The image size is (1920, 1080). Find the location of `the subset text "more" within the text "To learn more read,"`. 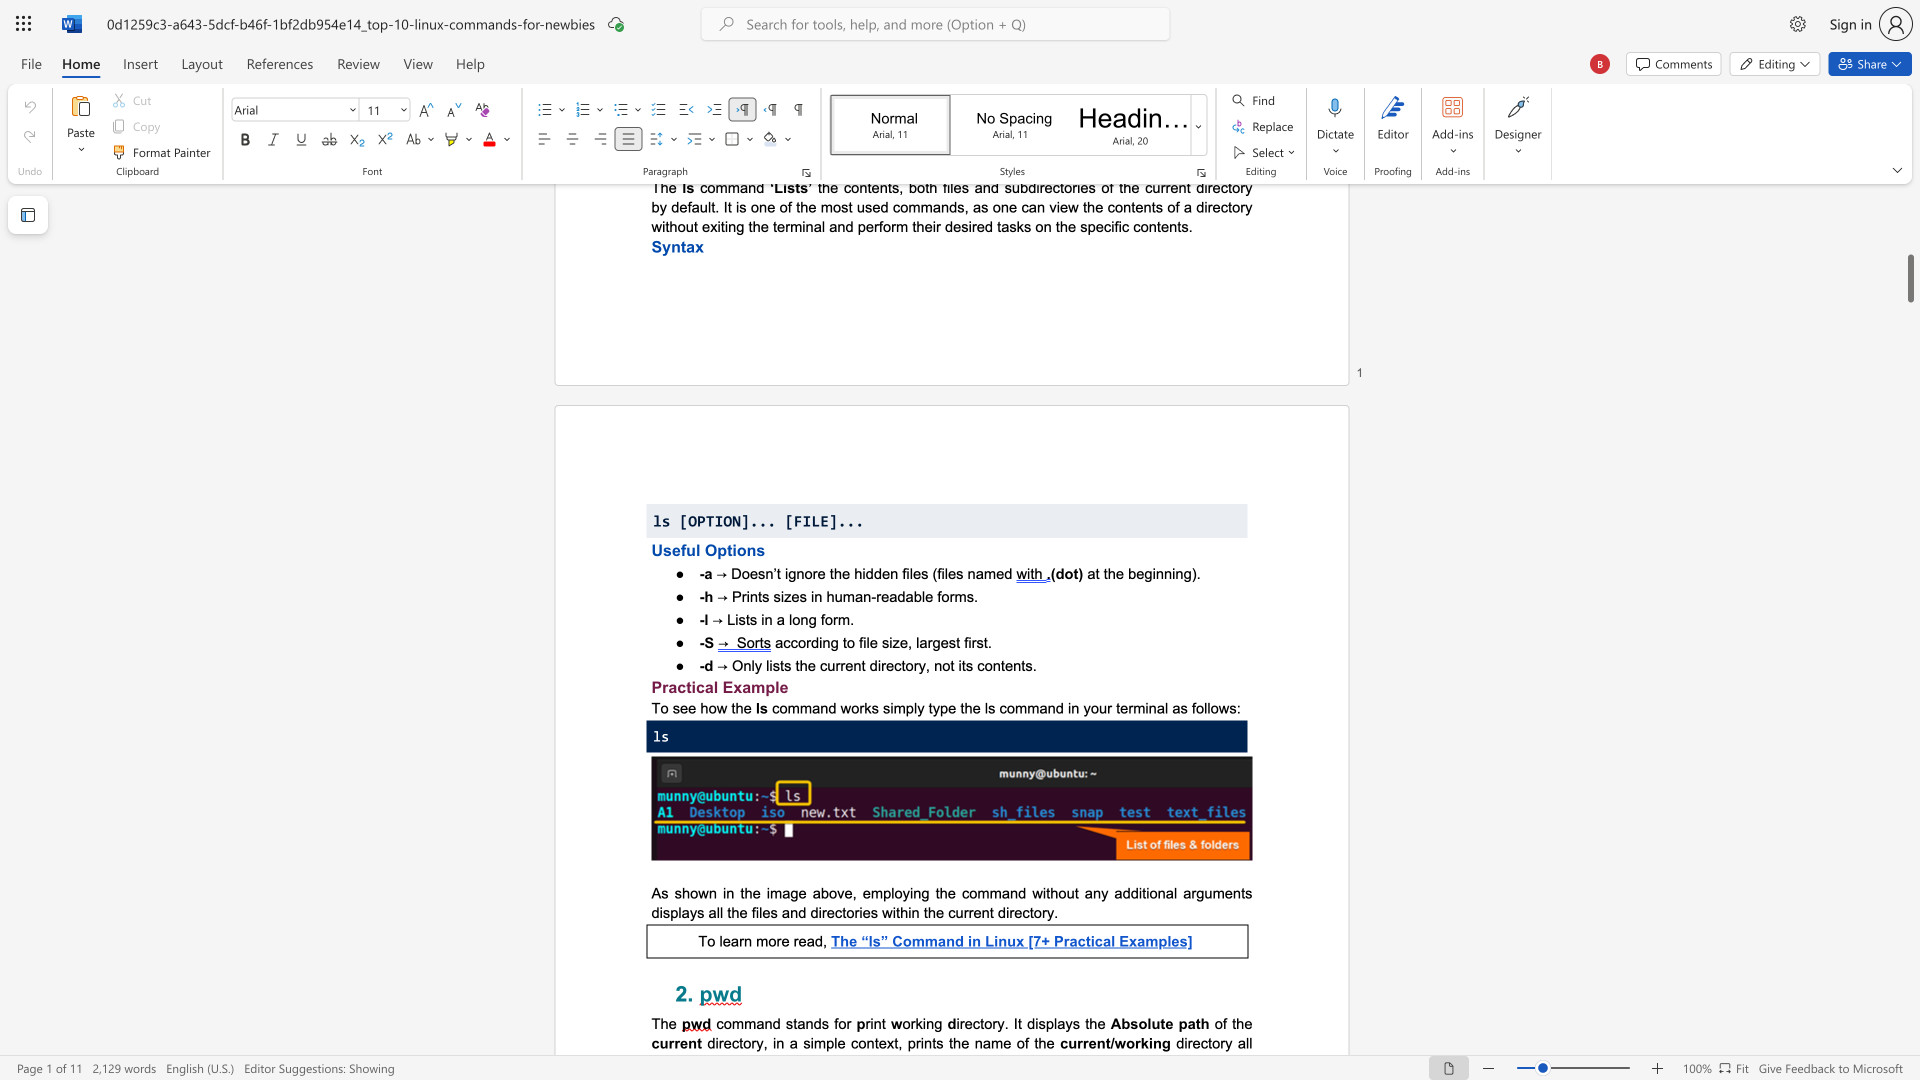

the subset text "more" within the text "To learn more read," is located at coordinates (755, 941).